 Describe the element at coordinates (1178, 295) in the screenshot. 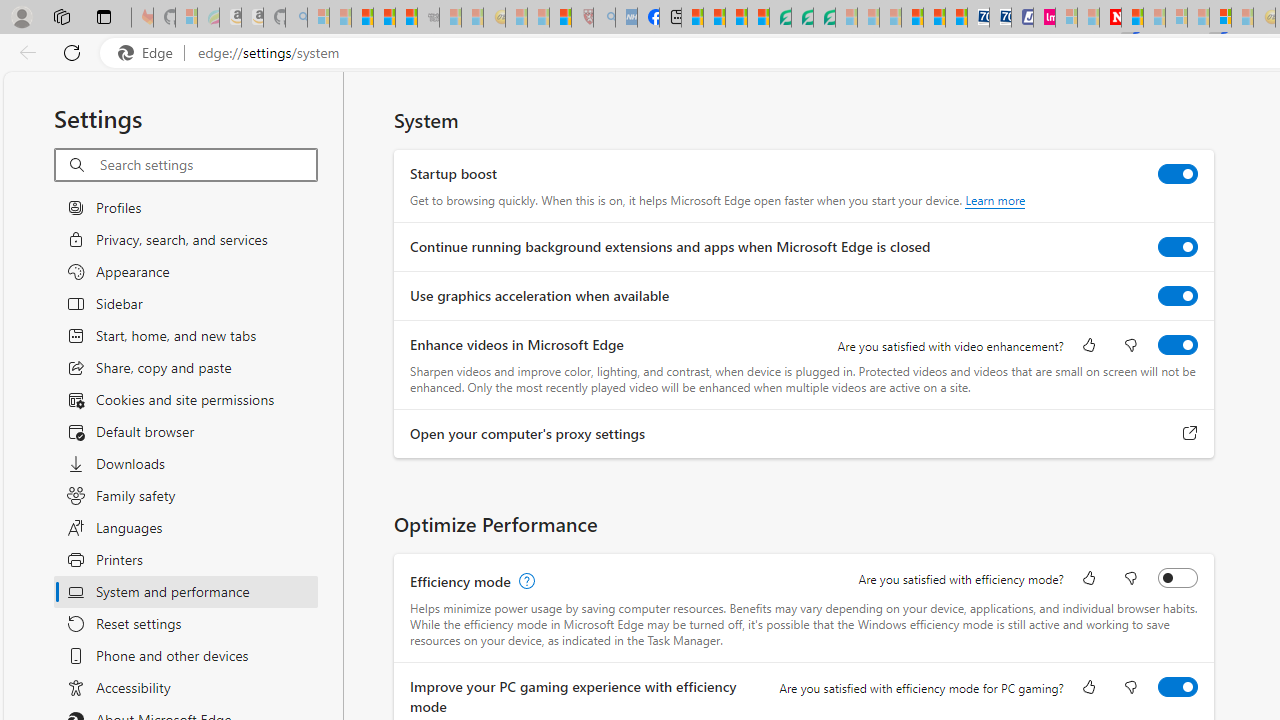

I see `'Use graphics acceleration when available'` at that location.